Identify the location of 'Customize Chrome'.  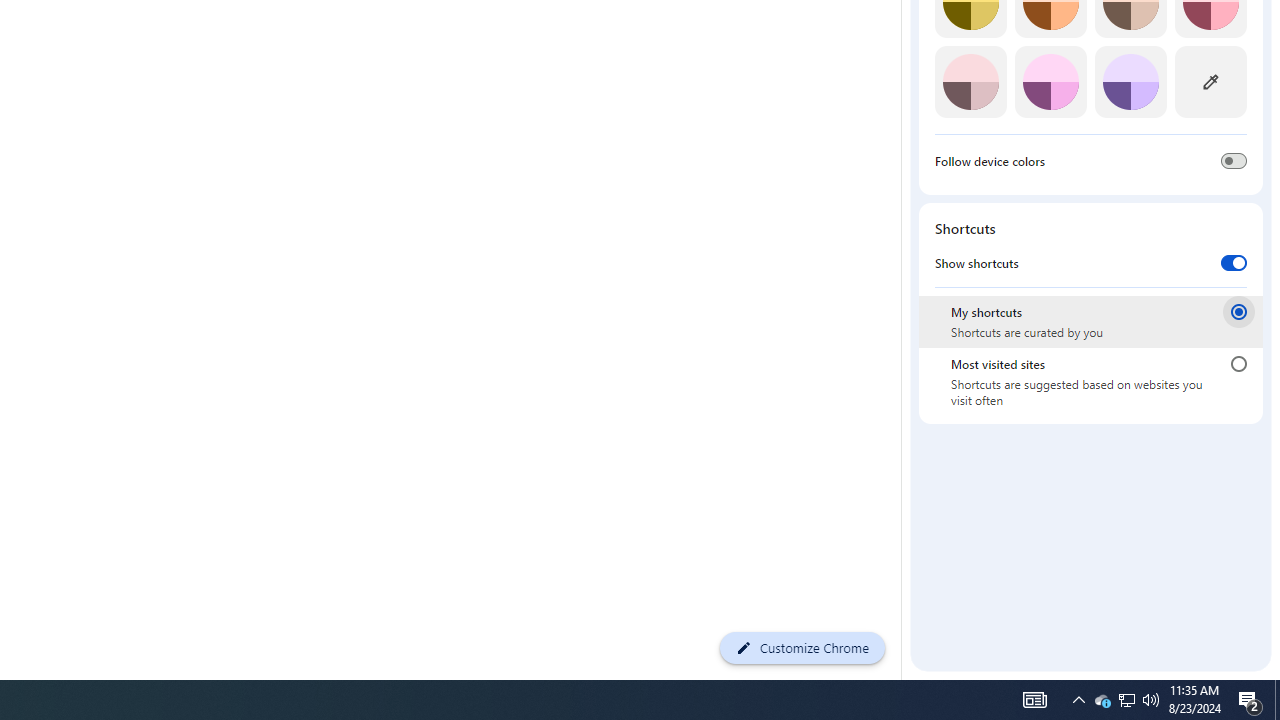
(801, 648).